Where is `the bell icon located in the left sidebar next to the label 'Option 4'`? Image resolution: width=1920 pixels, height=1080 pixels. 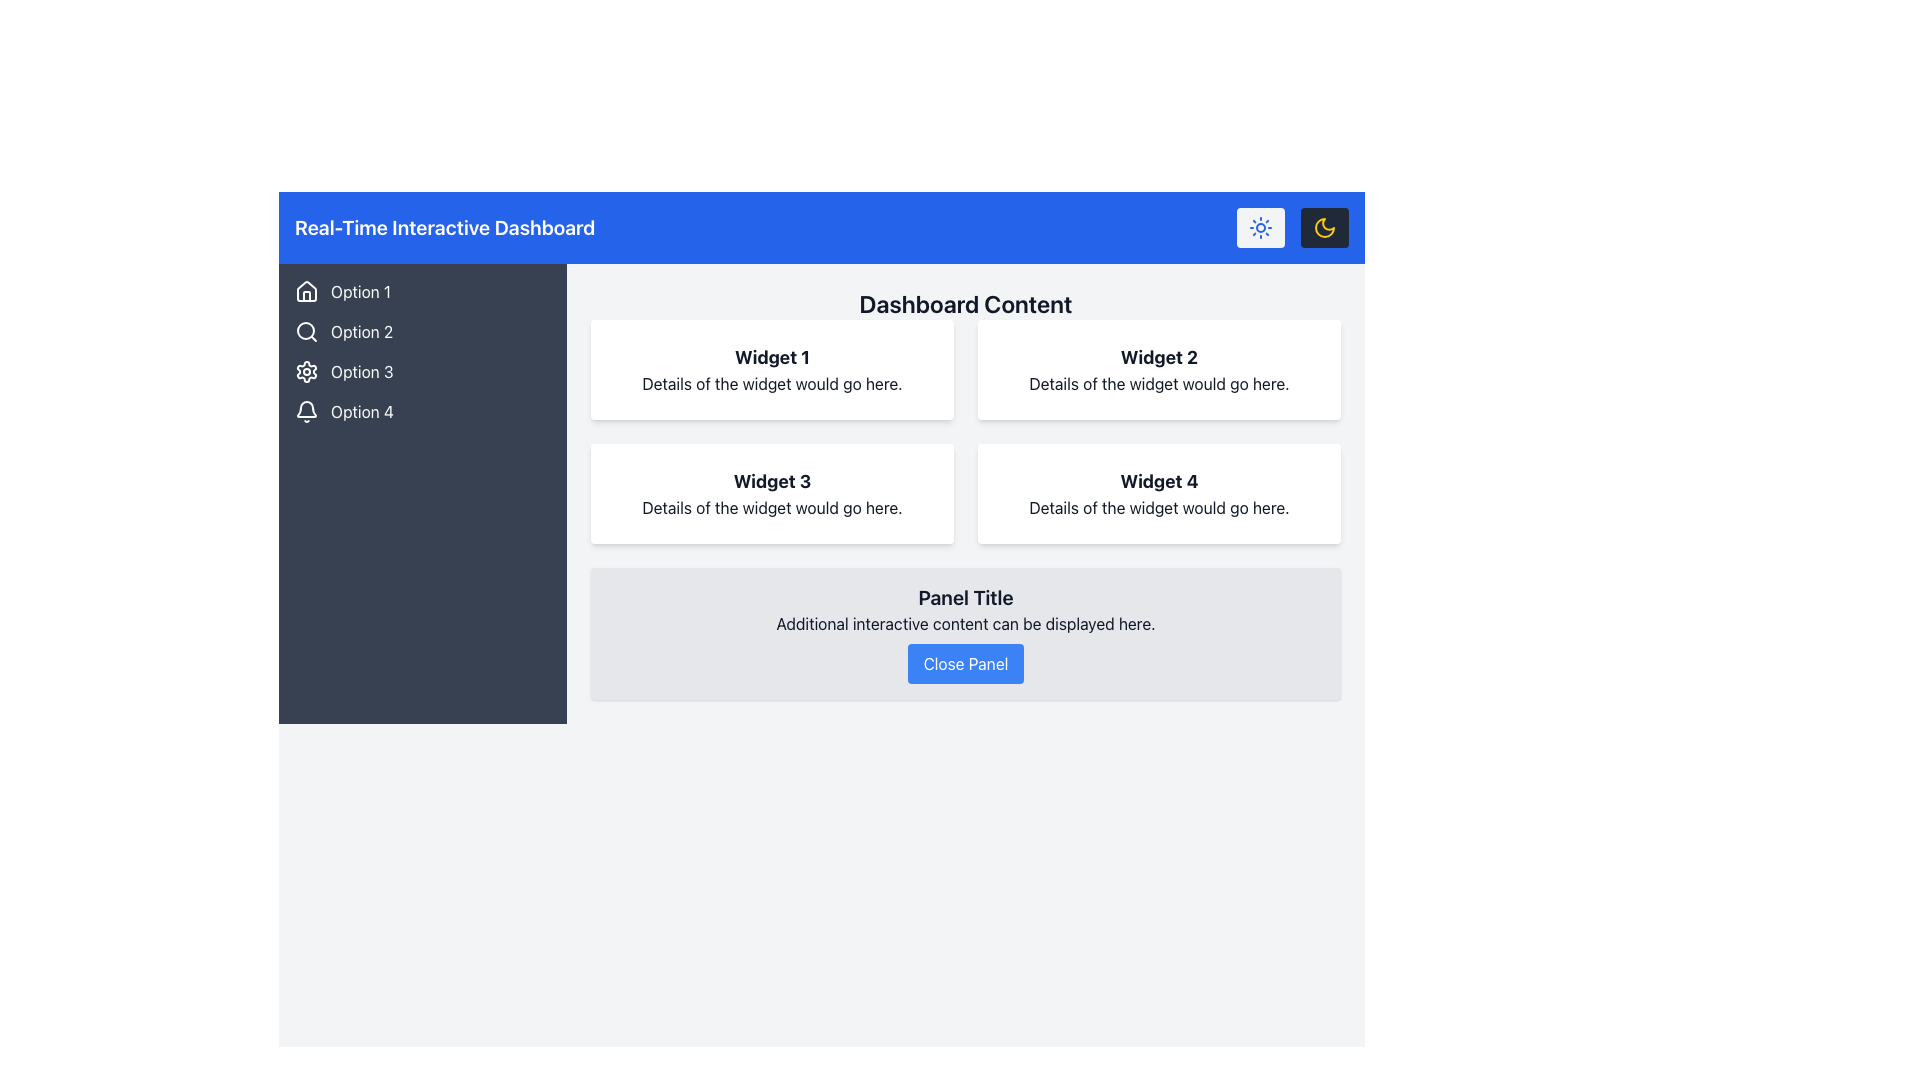
the bell icon located in the left sidebar next to the label 'Option 4' is located at coordinates (306, 411).